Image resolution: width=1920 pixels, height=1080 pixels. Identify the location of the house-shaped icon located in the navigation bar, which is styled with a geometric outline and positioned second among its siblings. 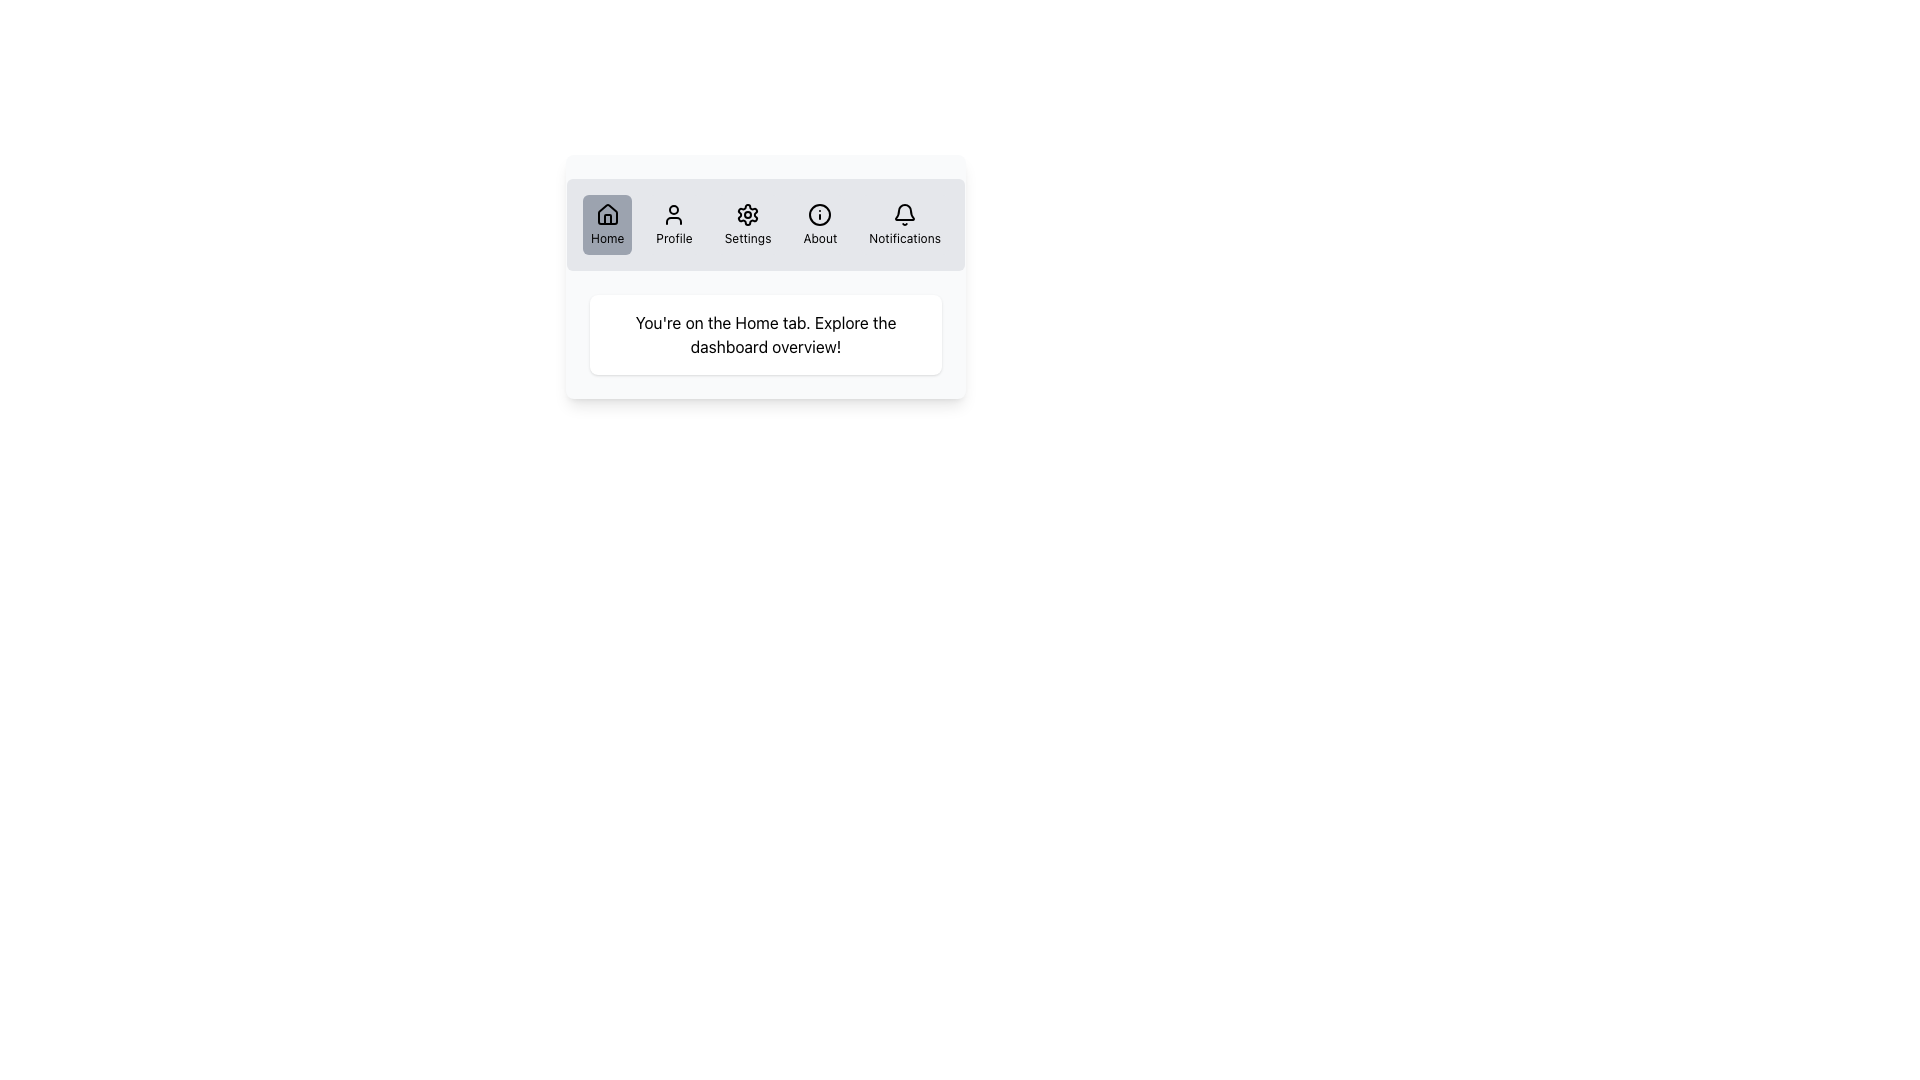
(606, 214).